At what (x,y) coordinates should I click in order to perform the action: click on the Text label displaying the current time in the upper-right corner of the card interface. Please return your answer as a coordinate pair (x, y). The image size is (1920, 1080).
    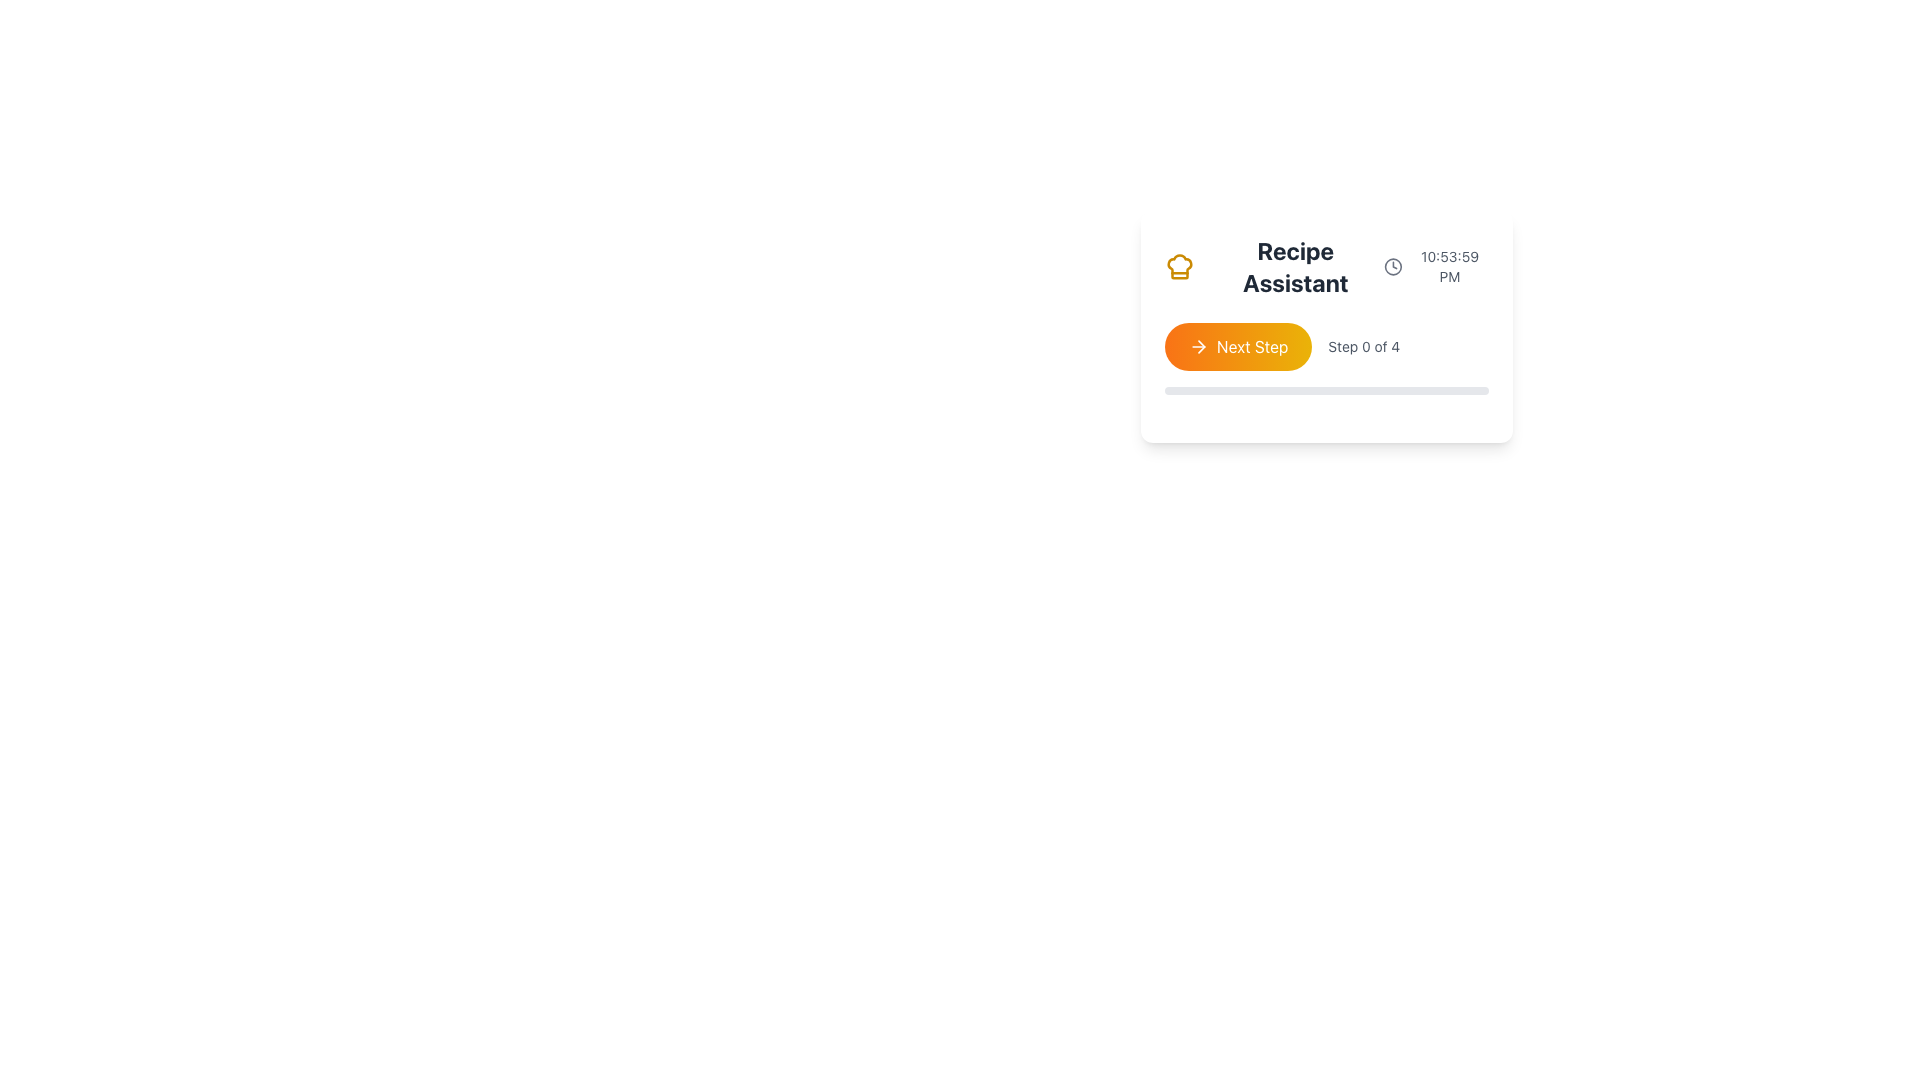
    Looking at the image, I should click on (1450, 265).